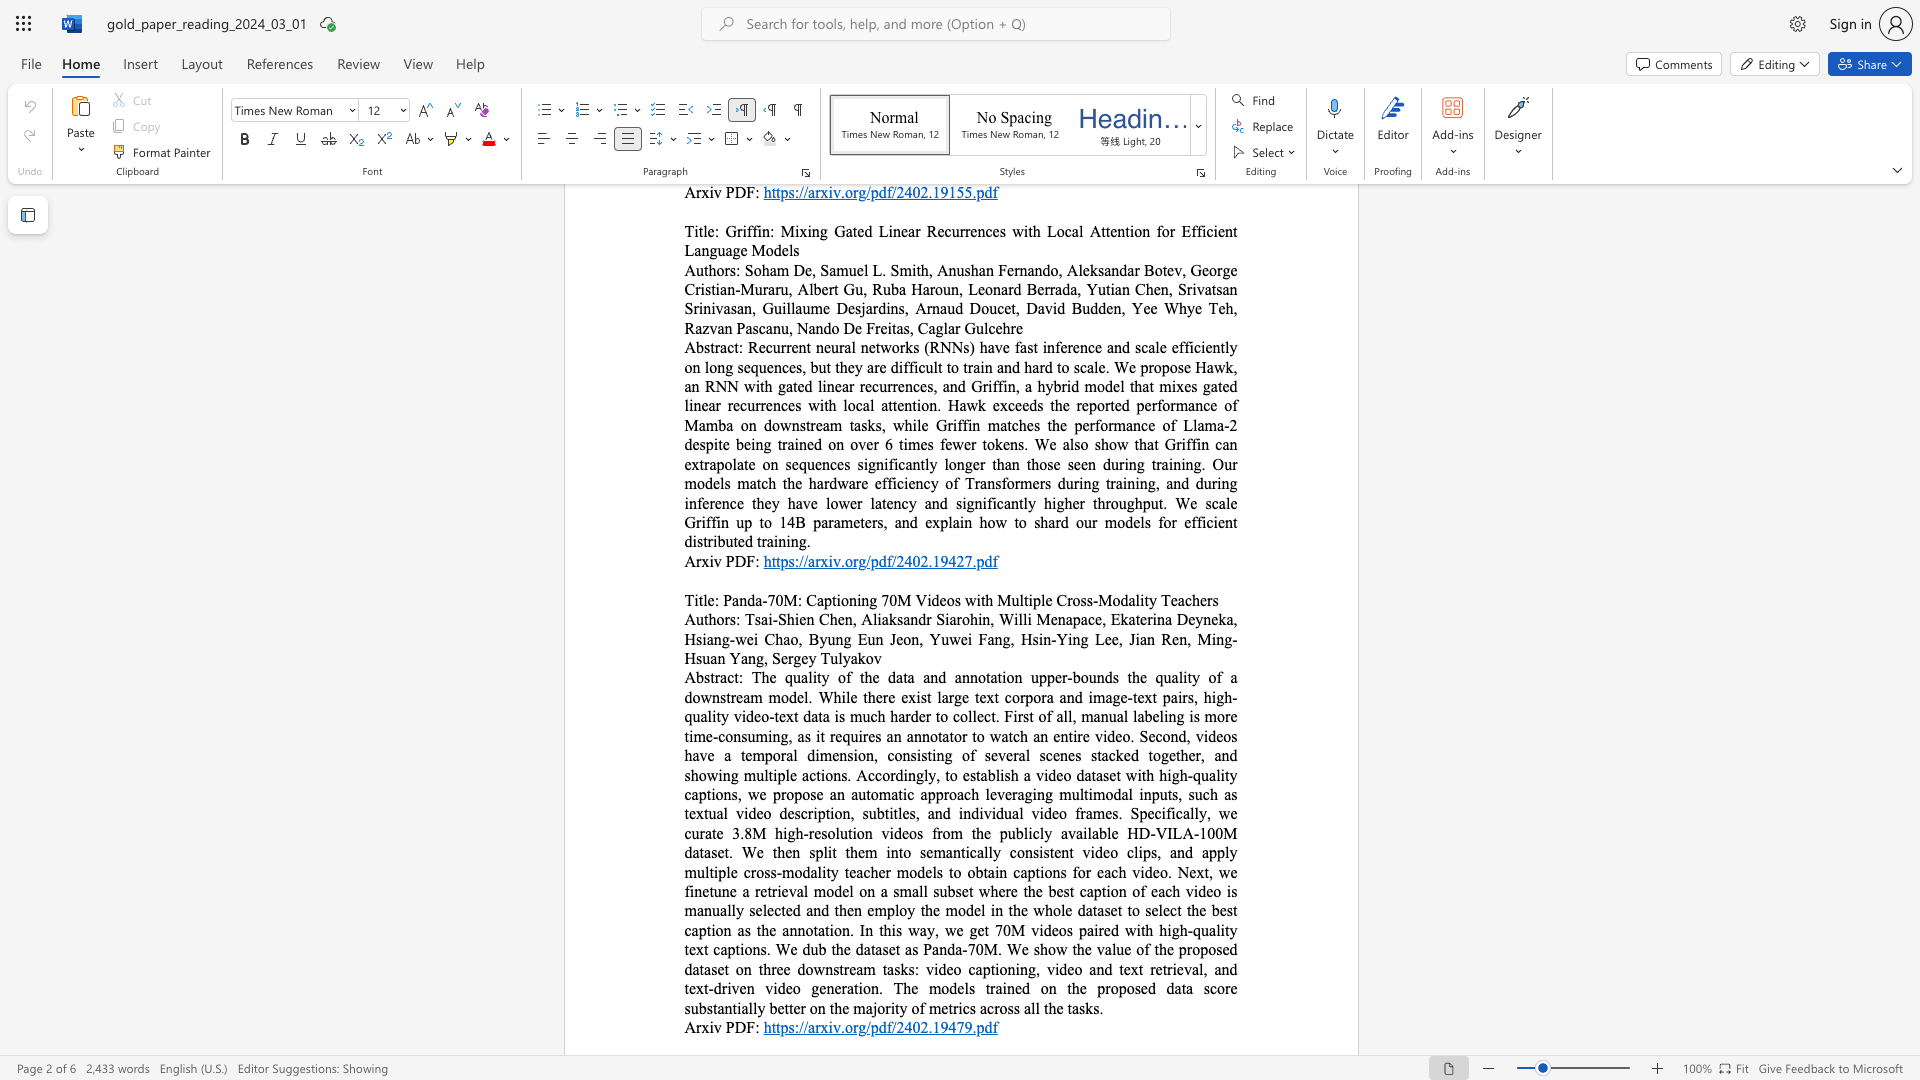 Image resolution: width=1920 pixels, height=1080 pixels. What do you see at coordinates (821, 676) in the screenshot?
I see `the subset text "y of the data and annotation upper-bounds the quality of a downstream model. While there exist large text corpora and image-text pairs, high-quality video-text data is much harder to collect. First of all, manual labeling is more time-consuming, as it requires an annotator to watch an entire video. Second, videos have a temporal dimension, consisting of several scenes stacked together, and showing multiple actions. Accordingly, to establish a video dataset with high-quality captions, we propose an automatic approach leveraging multimodal inputs, such as textual video description, subtitles, and individual video frames. Specifically, we curate 3.8M high-resolution videos from the publicly available HD-VILA-100M dataset. We then split them into semantically consistent video clips, and apply multiple cross-modality teacher models to obtain captions for each video. Next, we finetune a retrieval model on a small subset where the best caption of each video is manually selected and then employ the model in the whole datas" within the text "The quality of the data and annotation upper-bounds the quality of a downstream model. While there exist large text corpora and image-text pairs, high-quality video-text data is much harder to collect. First of all, manual labeling is more time-consuming, as it requires an annotator to watch an entire video. Second, videos have a temporal dimension, consisting of several scenes stacked together, and showing multiple actions. Accordingly, to establish a video dataset with high-quality captions, we propose an automatic approach leveraging multimodal inputs, such as textual video description, subtitles, and individual video frames. Specifically, we curate 3.8M high-resolution videos from the publicly available HD-VILA-100M dataset. We then split them into semantically consistent video clips, and apply multiple cross-modality teacher models to obtain captions for each video. Next, we finetune a retrieval model on a small subset where the best caption of each video is manually selected and then employ the model in the whole dataset to select the best caption as the annotation. In"` at bounding box center [821, 676].